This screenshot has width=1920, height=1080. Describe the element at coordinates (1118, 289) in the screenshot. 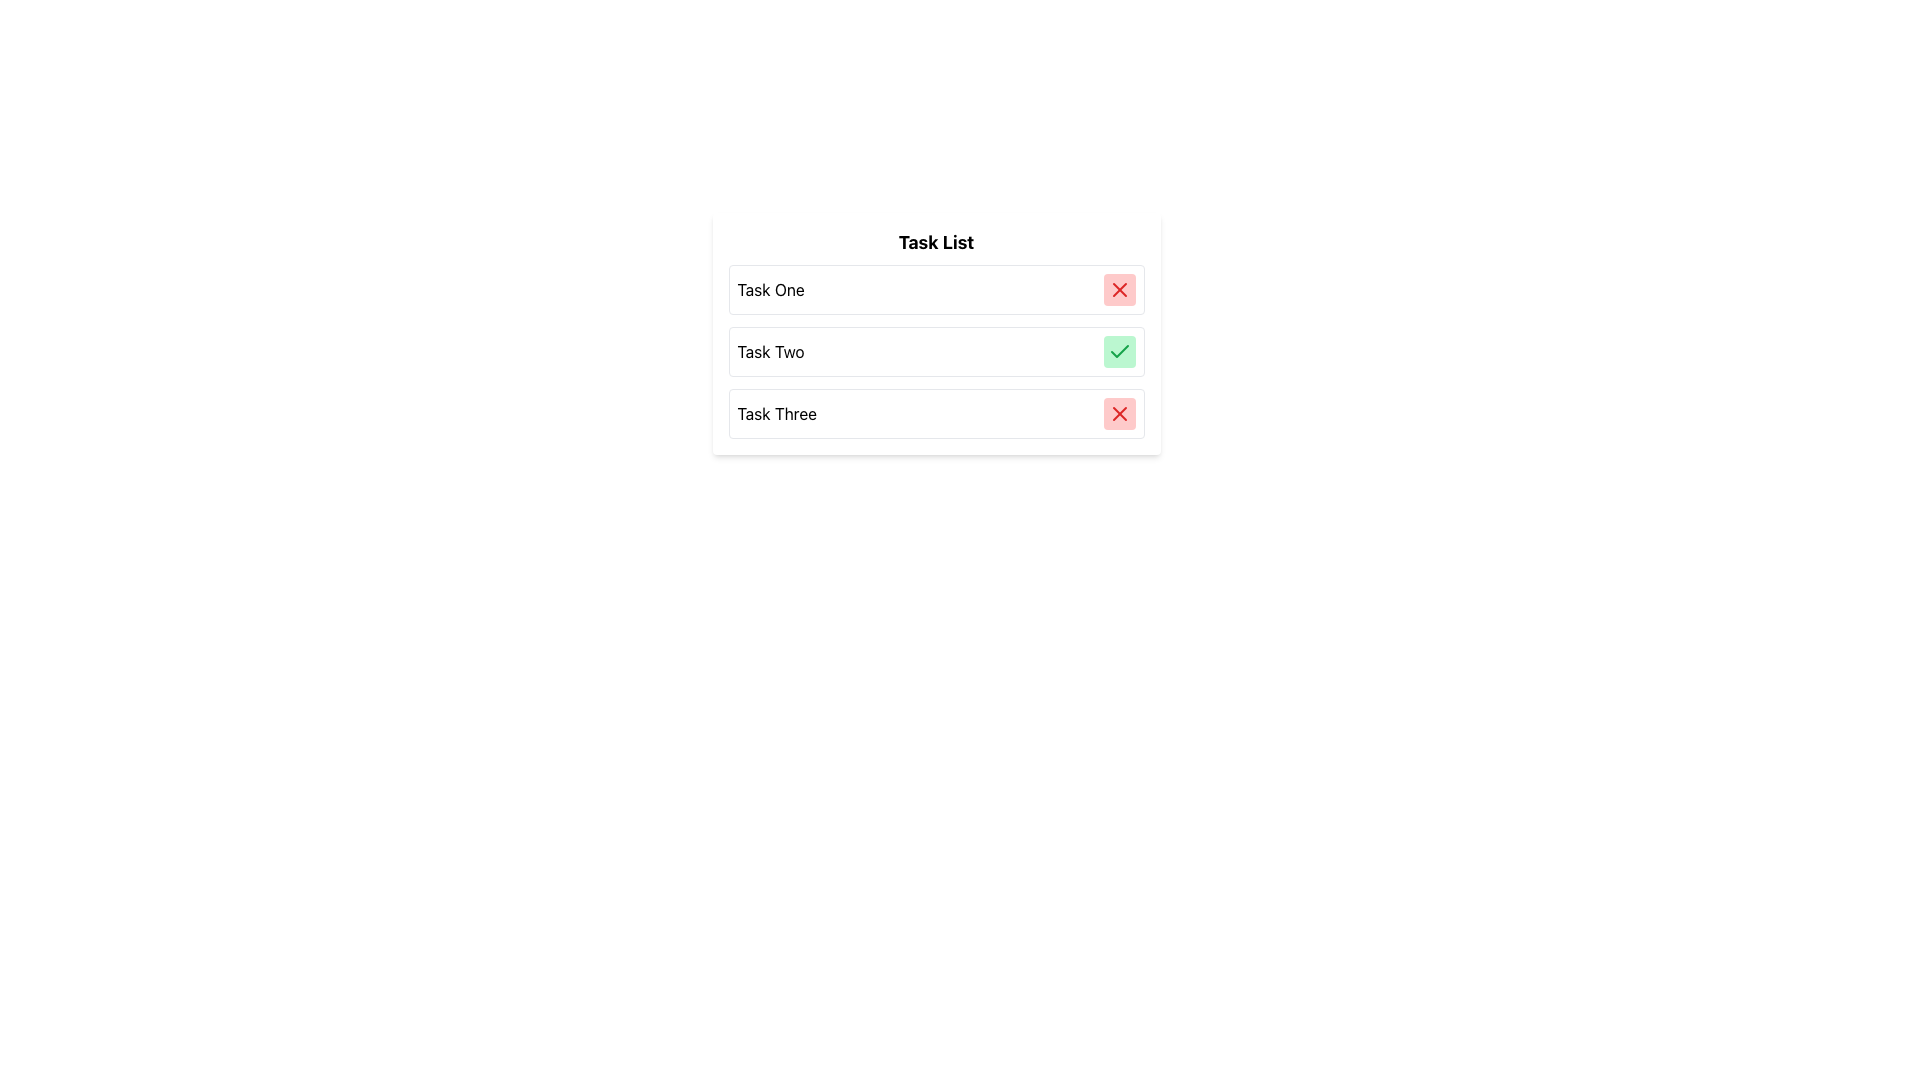

I see `keyboard navigation` at that location.